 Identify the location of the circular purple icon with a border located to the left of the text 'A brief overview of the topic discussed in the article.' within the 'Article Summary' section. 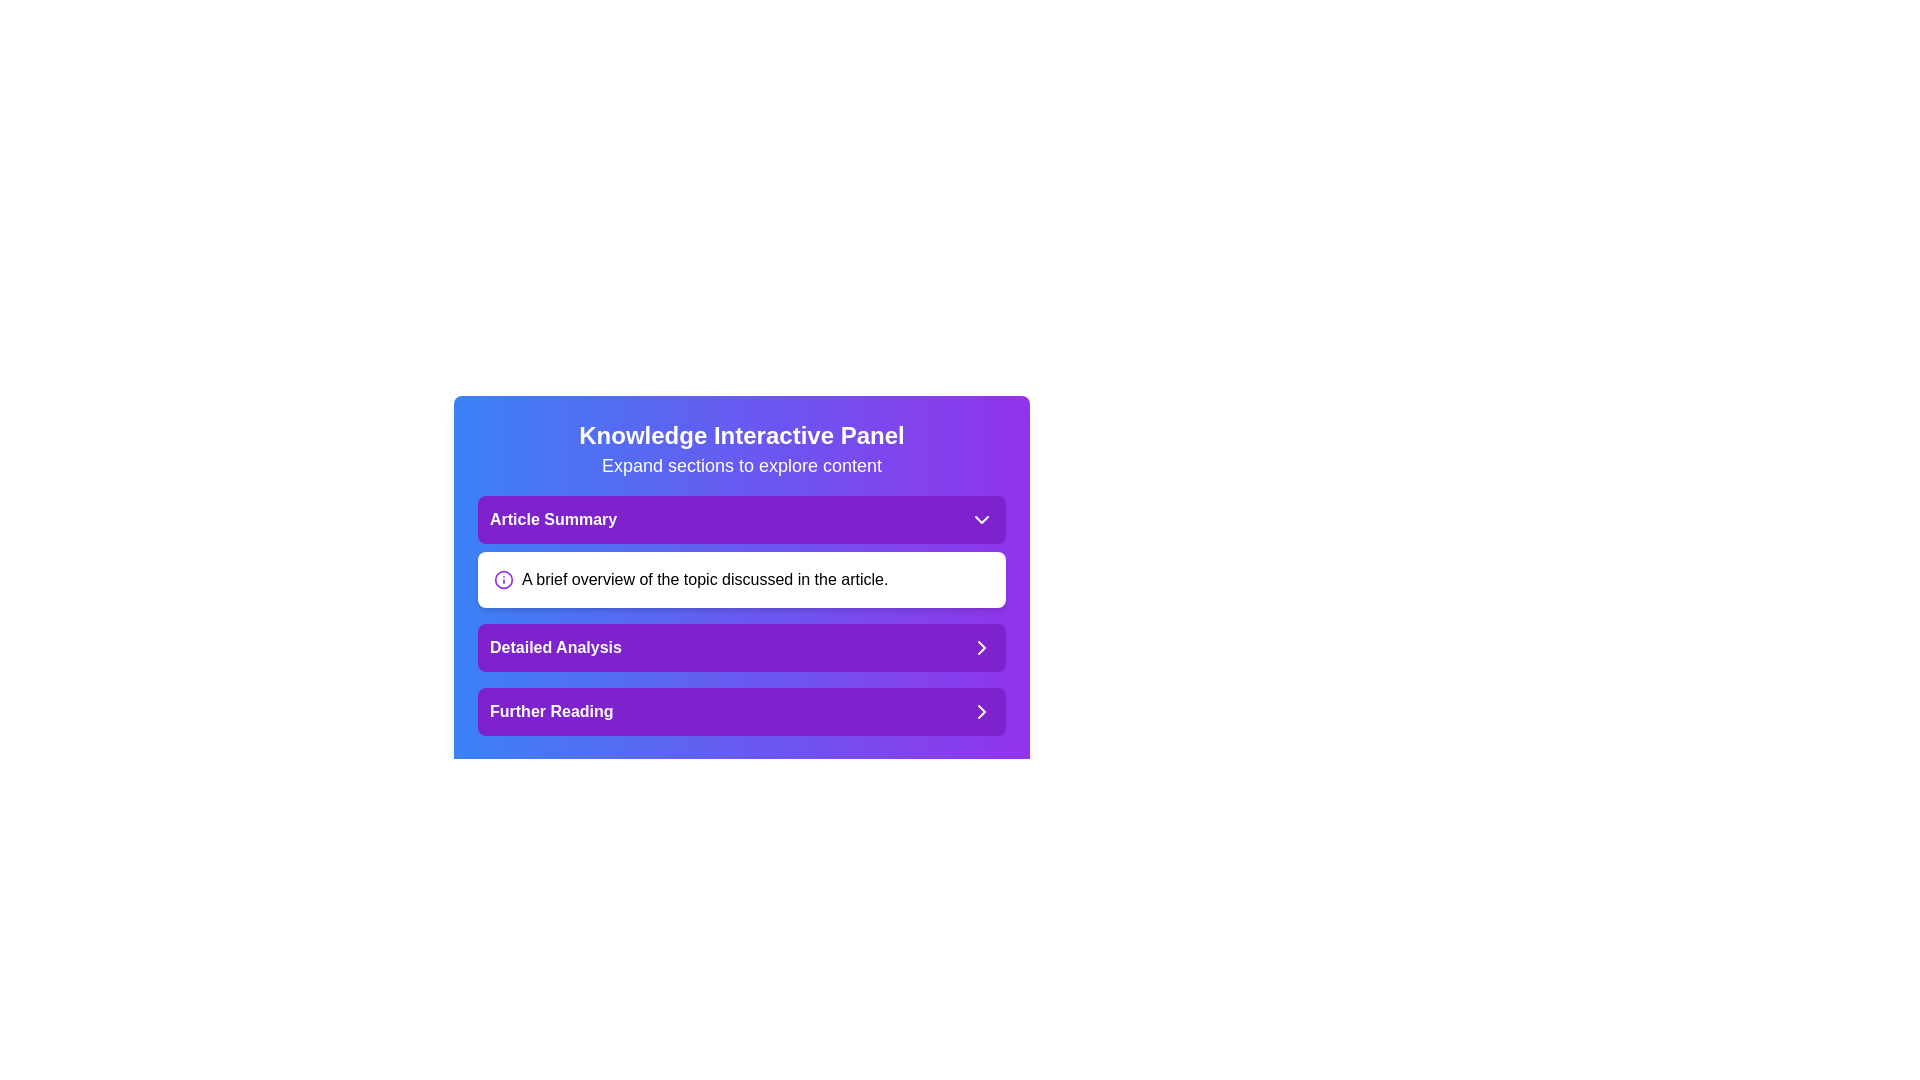
(504, 579).